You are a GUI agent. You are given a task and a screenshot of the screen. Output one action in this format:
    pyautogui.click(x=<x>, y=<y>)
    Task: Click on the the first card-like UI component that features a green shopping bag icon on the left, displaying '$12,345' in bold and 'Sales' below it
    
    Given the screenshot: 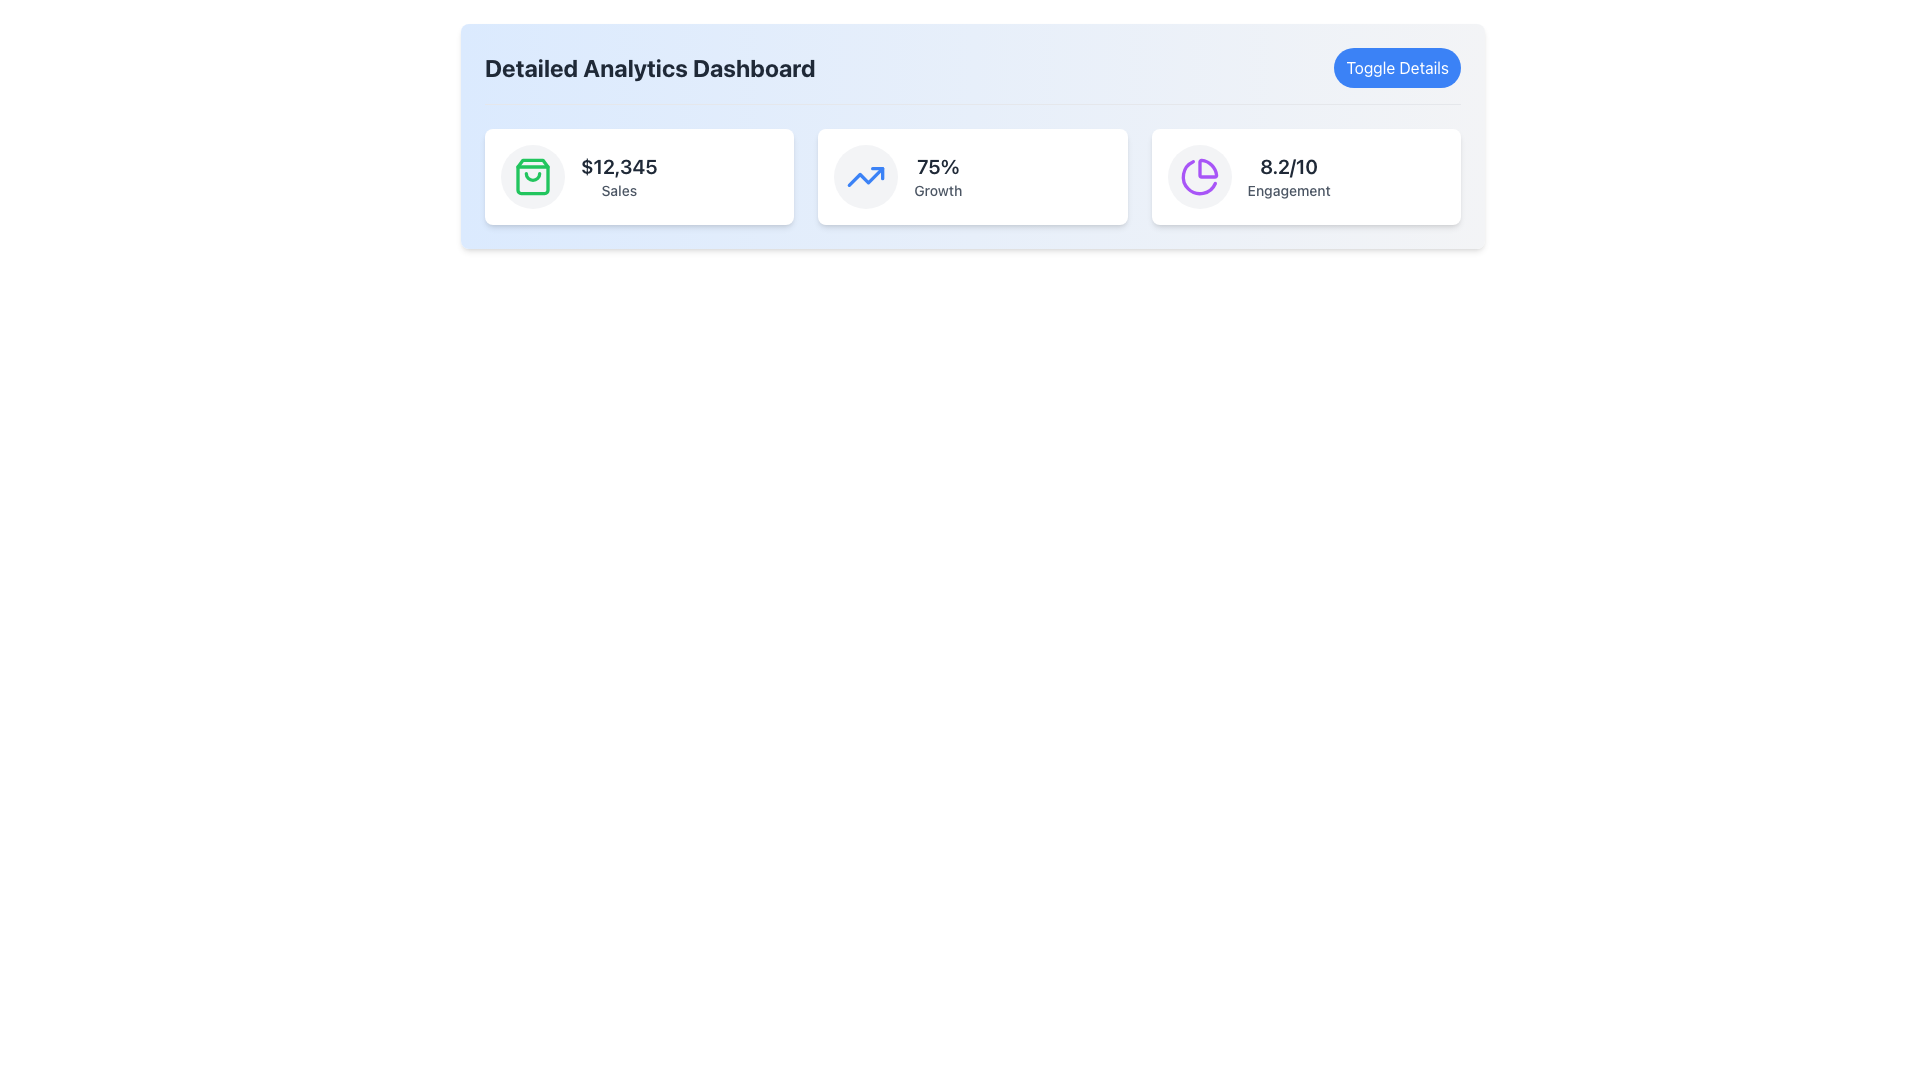 What is the action you would take?
    pyautogui.click(x=638, y=176)
    